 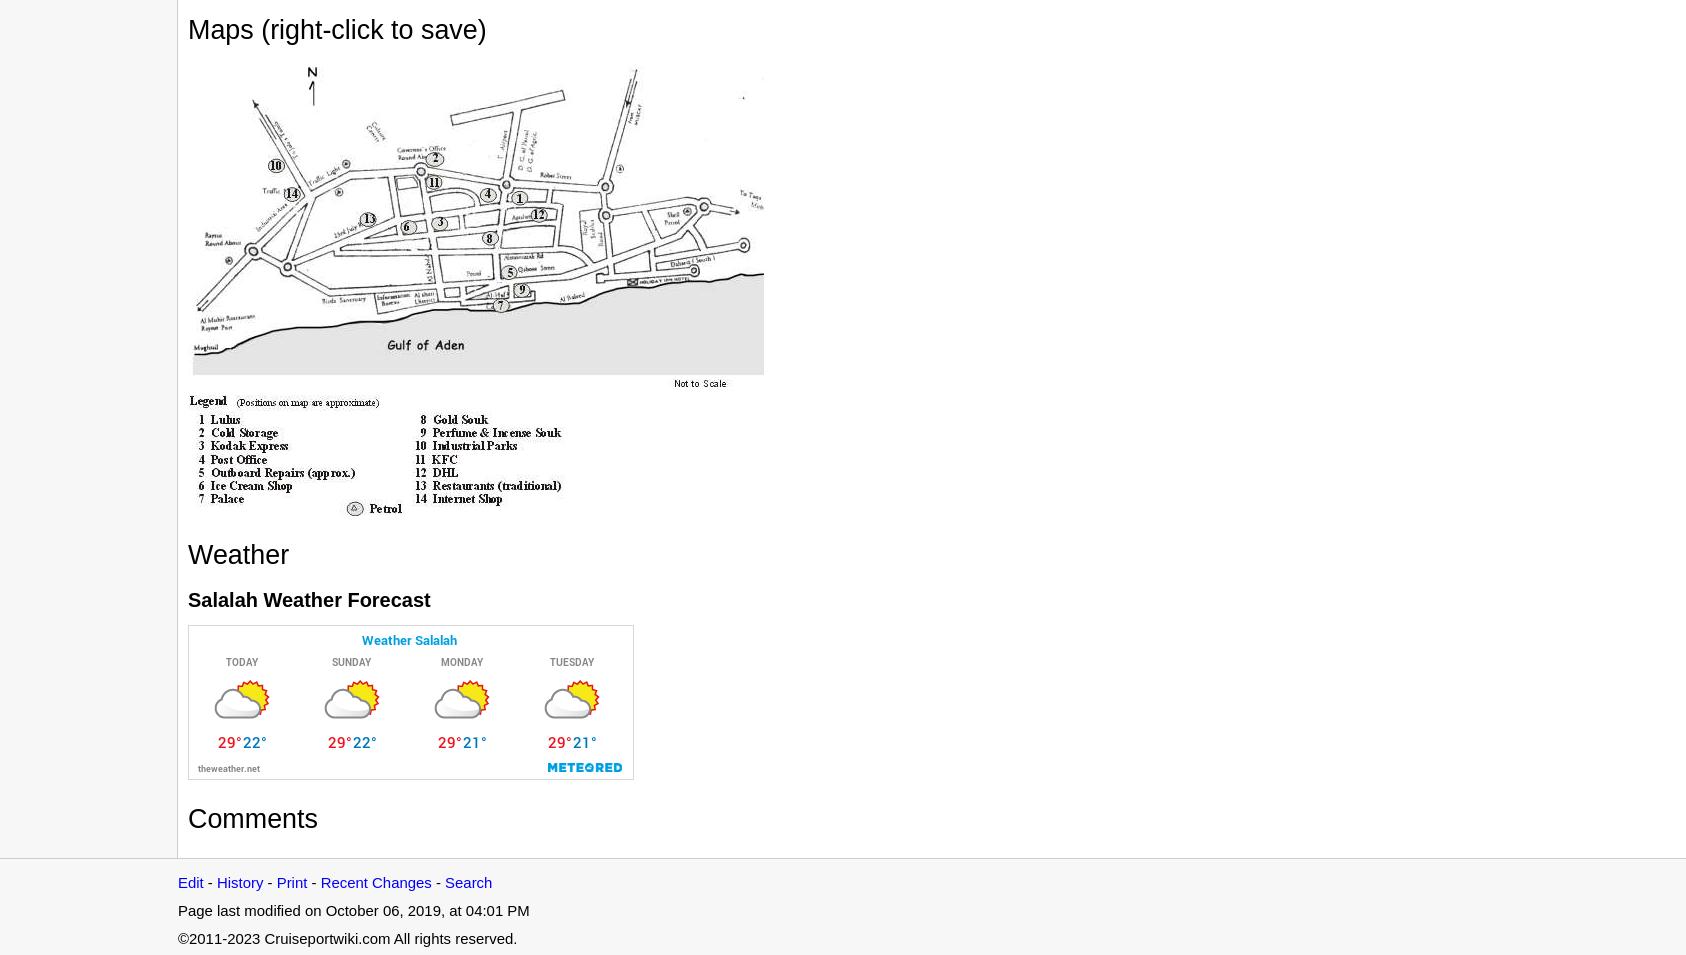 I want to click on 'History', so click(x=215, y=881).